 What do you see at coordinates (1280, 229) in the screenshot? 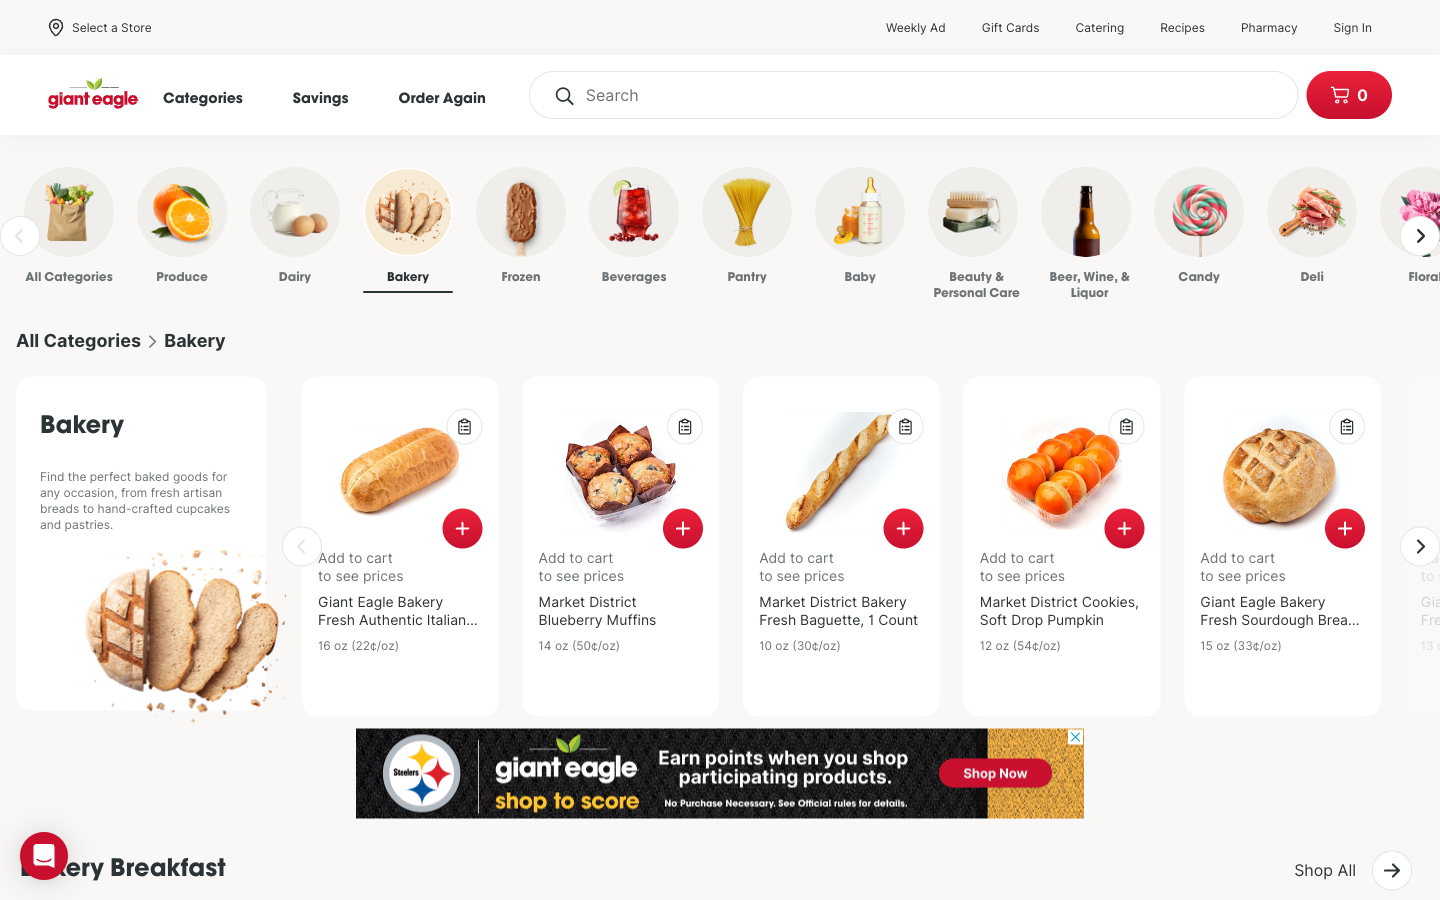
I see `Go to the Deli Section` at bounding box center [1280, 229].